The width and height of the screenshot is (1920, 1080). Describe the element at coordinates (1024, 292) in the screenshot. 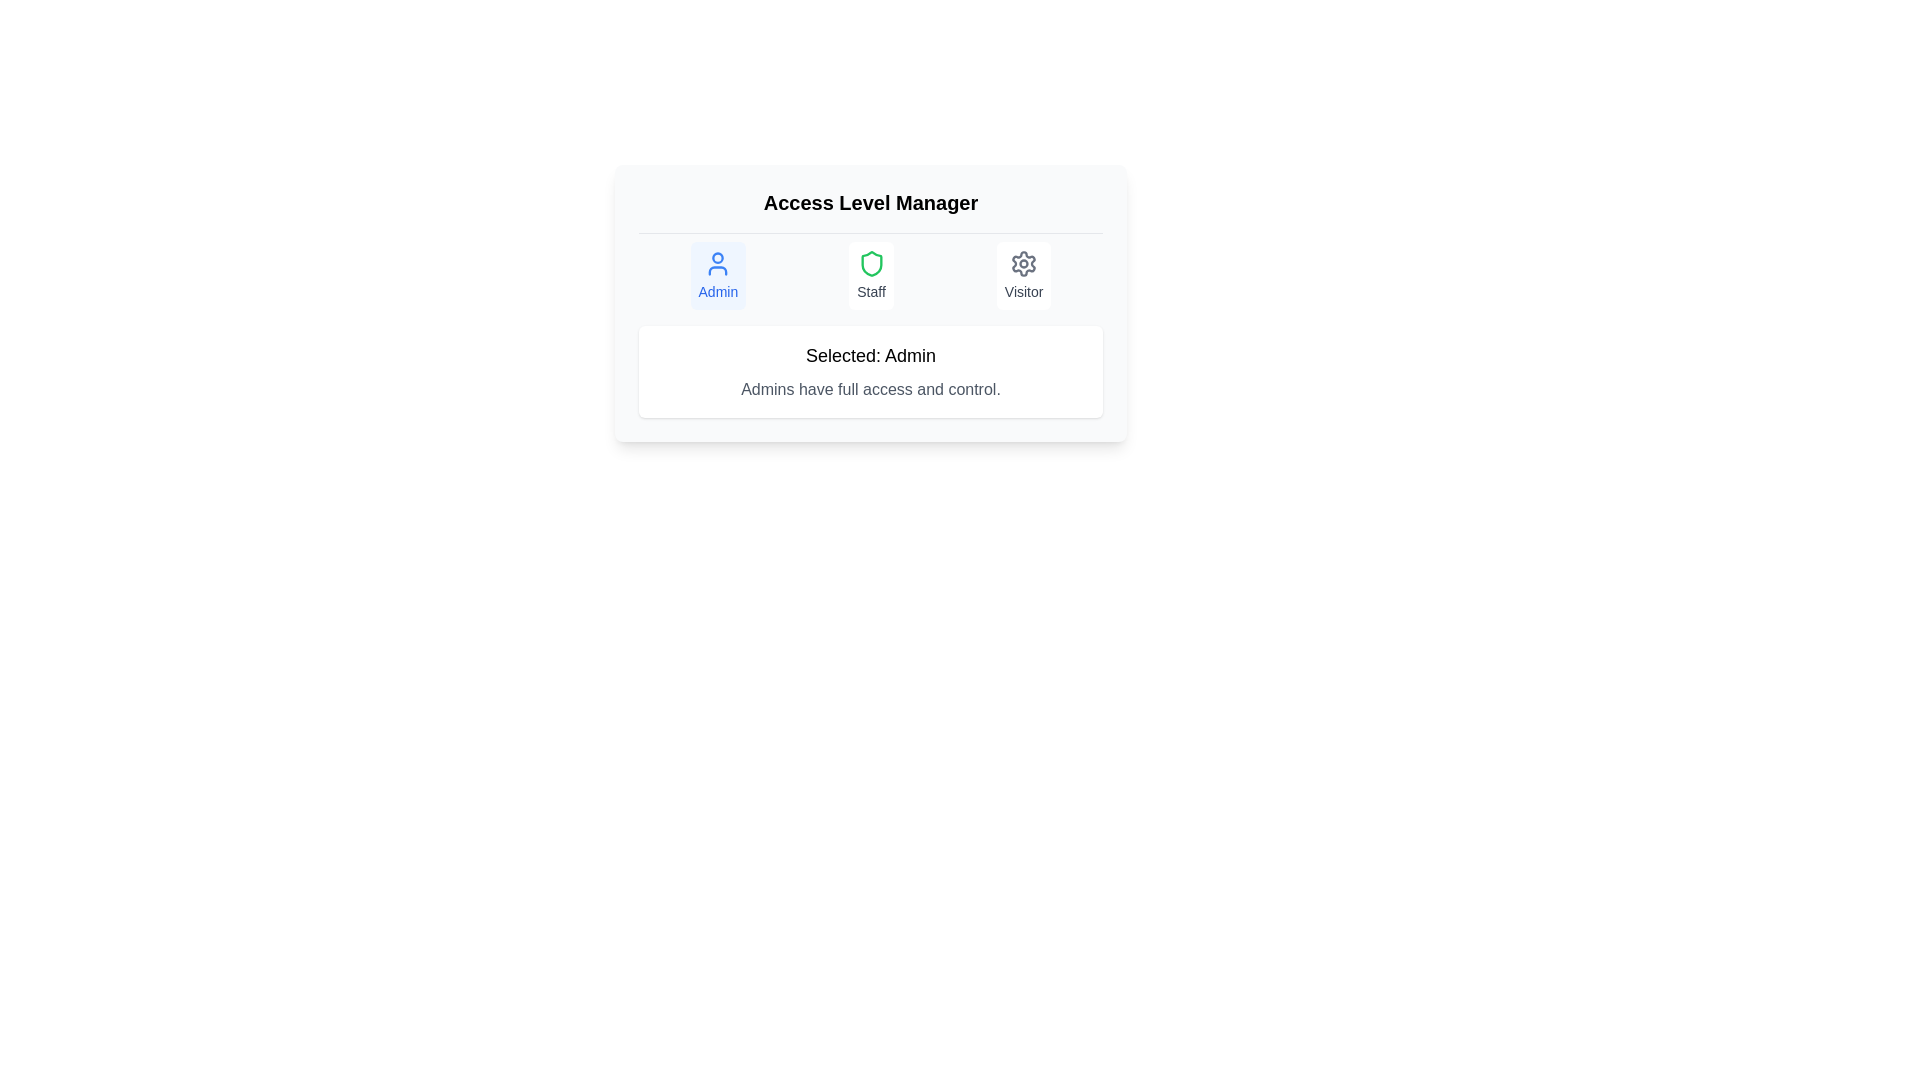

I see `the 'Visitor' text label, which is styled with a small text size and is located below the cogwheel icon in the 'Access Level Manager' interface, positioned as the rightmost option among 'Admin', 'Staff', and 'Visitor'` at that location.